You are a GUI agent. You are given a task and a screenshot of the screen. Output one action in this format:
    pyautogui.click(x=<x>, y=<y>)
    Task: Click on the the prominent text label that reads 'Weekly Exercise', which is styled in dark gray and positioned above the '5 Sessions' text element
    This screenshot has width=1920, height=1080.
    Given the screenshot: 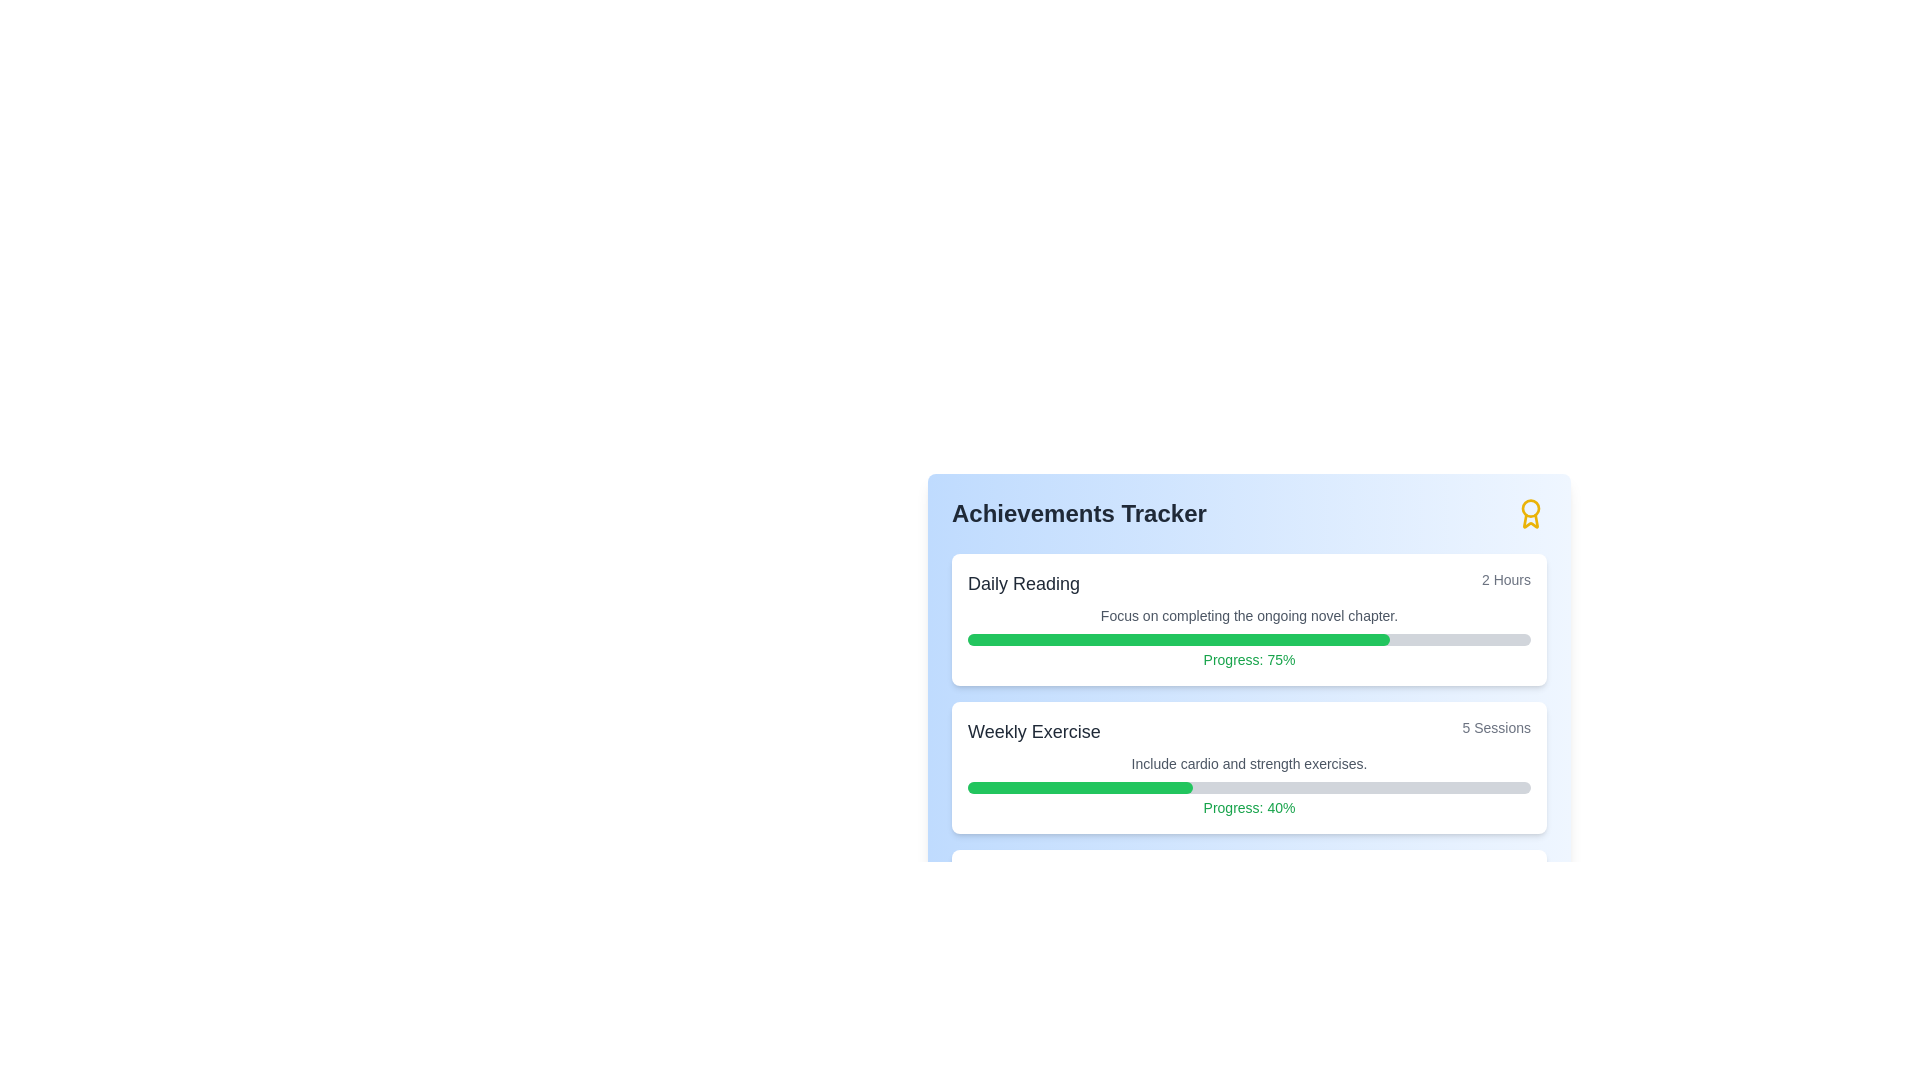 What is the action you would take?
    pyautogui.click(x=1034, y=732)
    